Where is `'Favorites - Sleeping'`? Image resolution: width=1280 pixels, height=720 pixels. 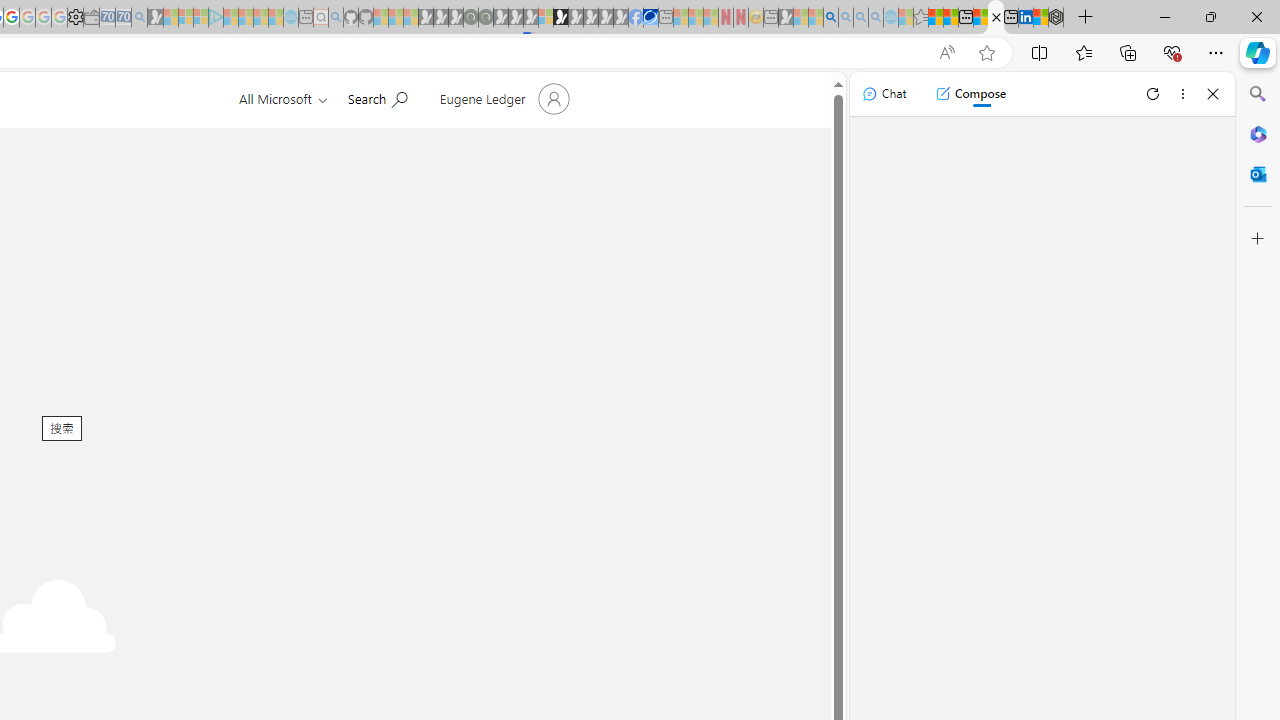
'Favorites - Sleeping' is located at coordinates (919, 17).